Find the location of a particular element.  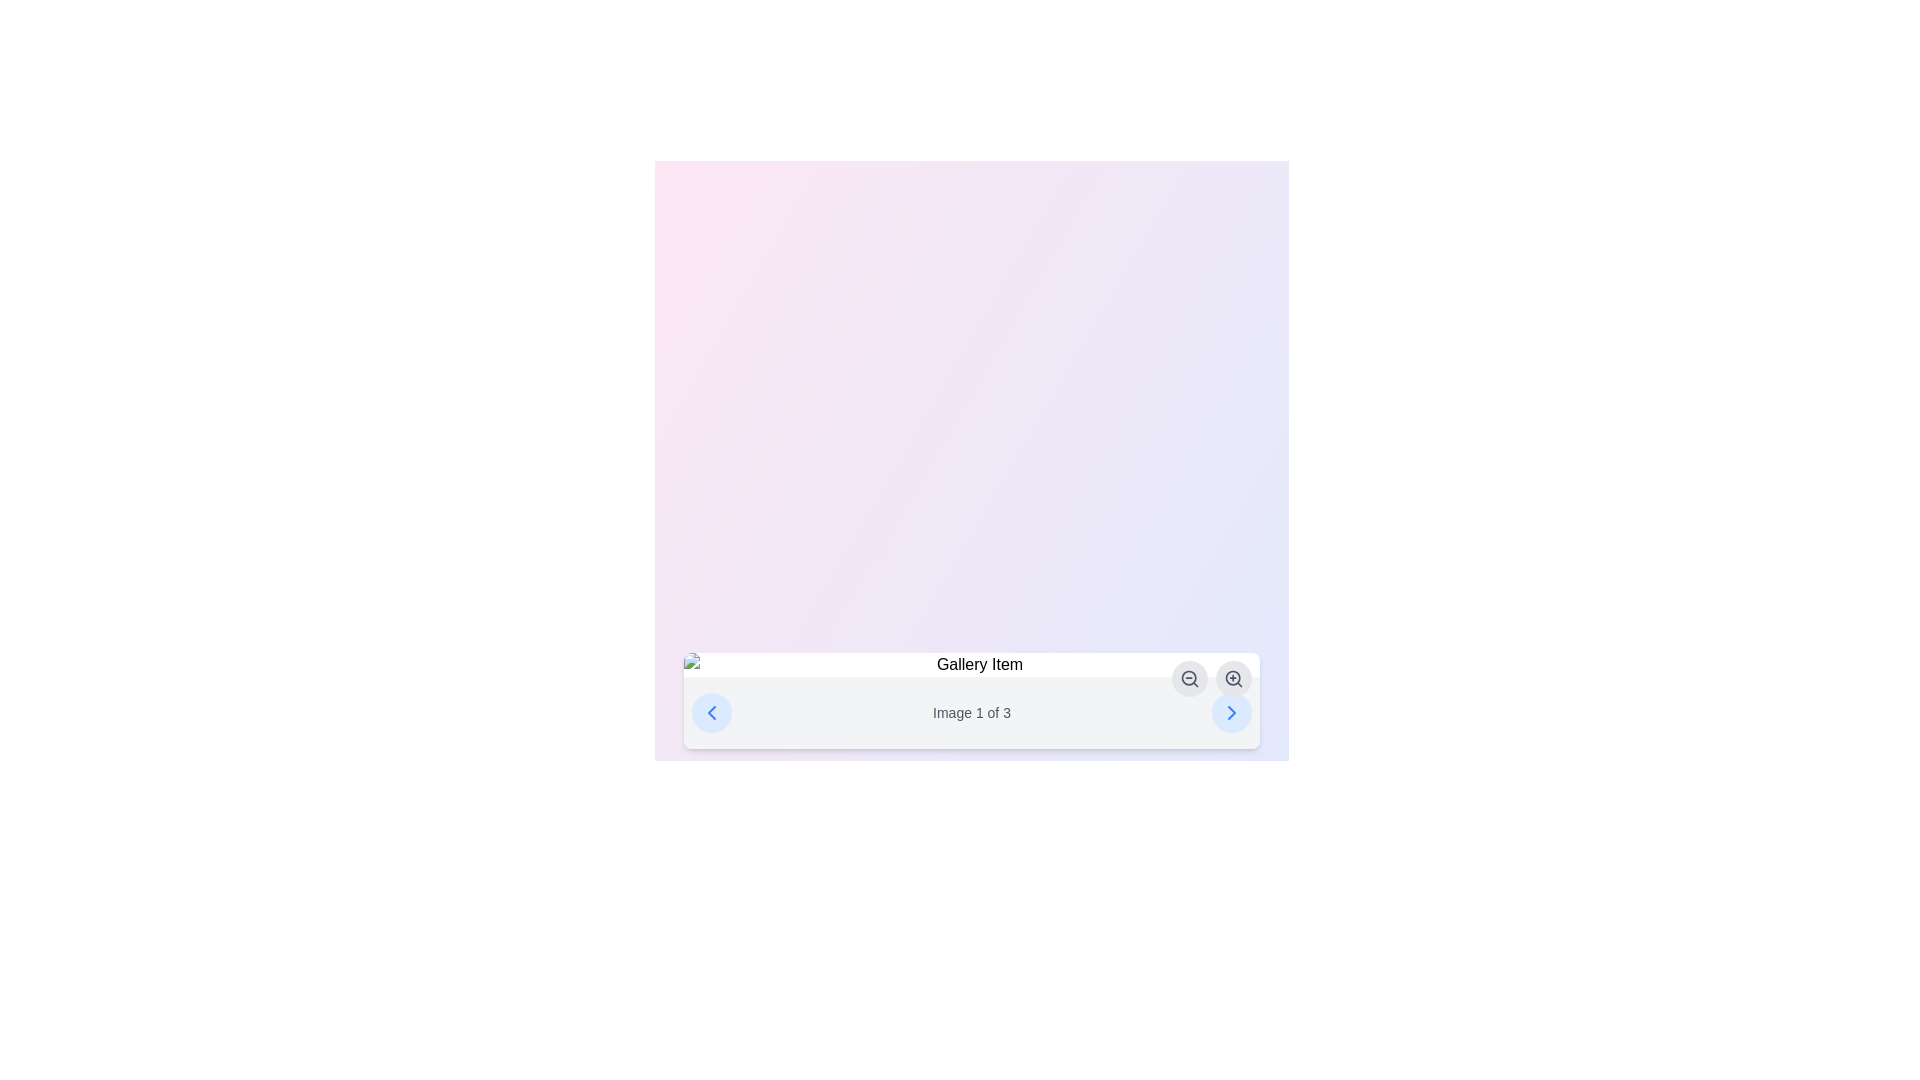

the central decorative element of the zoom-in icon located at the far-right end of the toolbar at the bottom of the interface is located at coordinates (1232, 677).